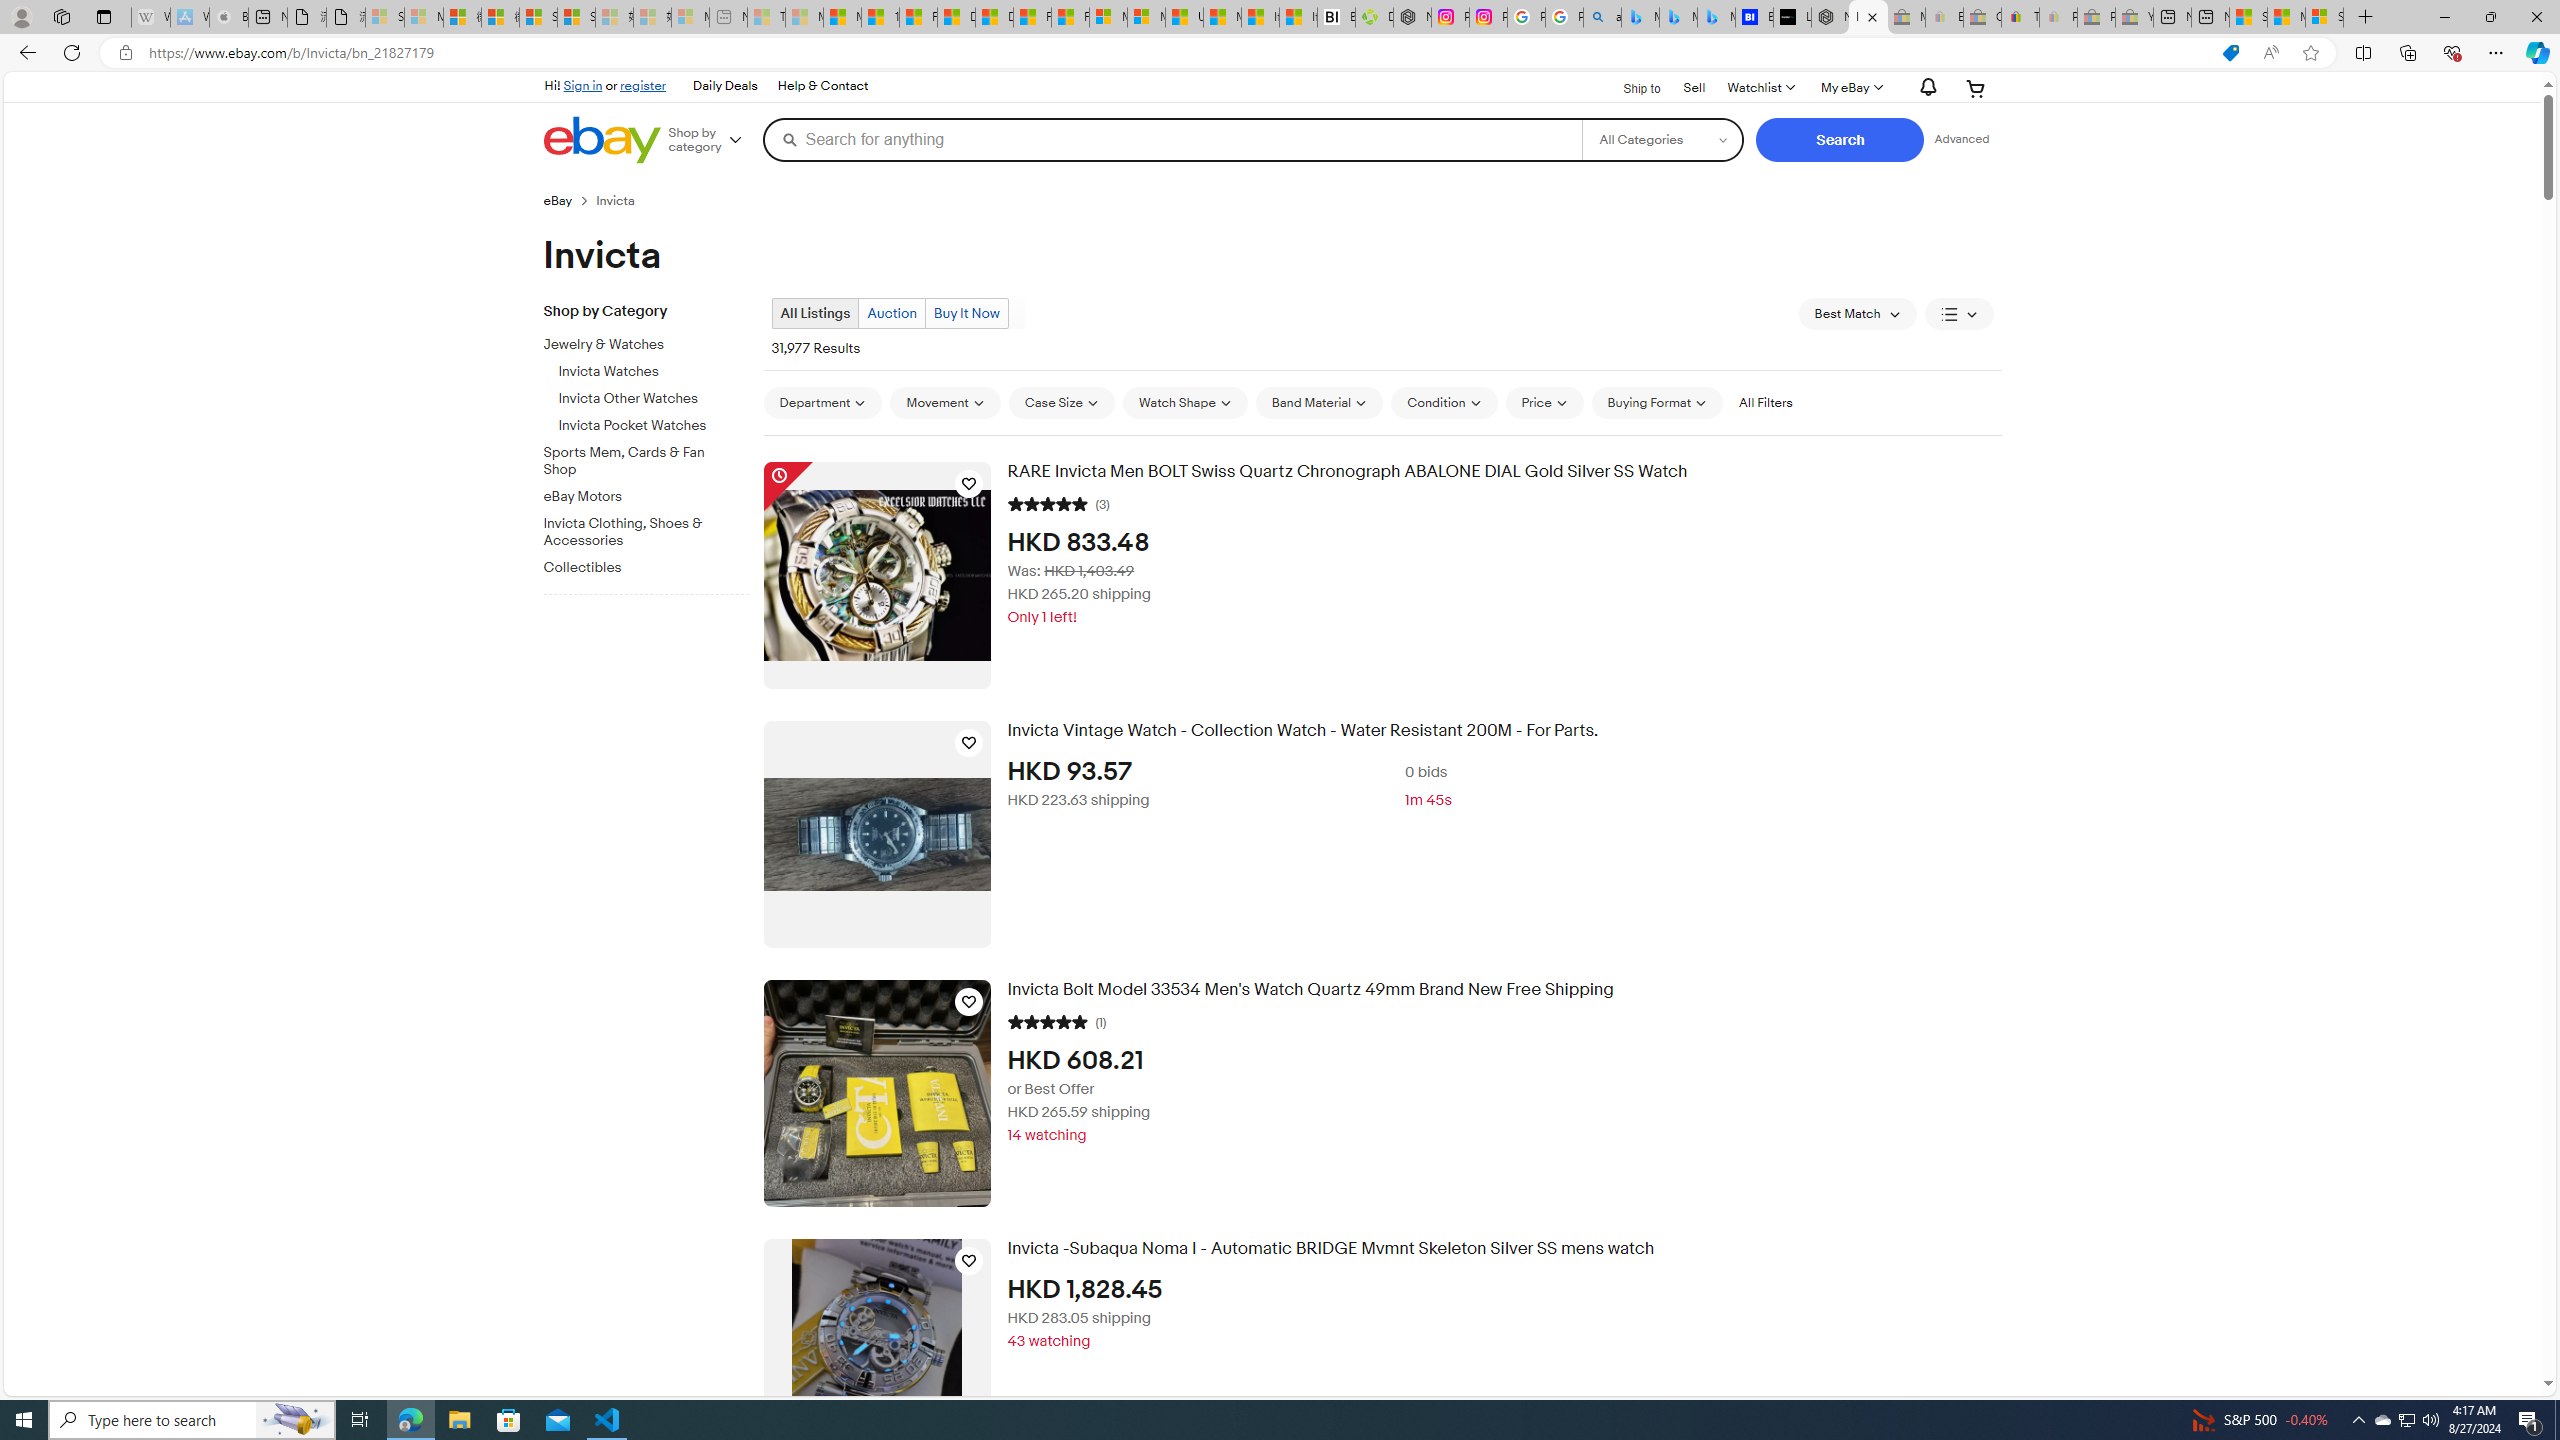 The image size is (2560, 1440). Describe the element at coordinates (2095, 16) in the screenshot. I see `'Press Room - eBay Inc. - Sleeping'` at that location.